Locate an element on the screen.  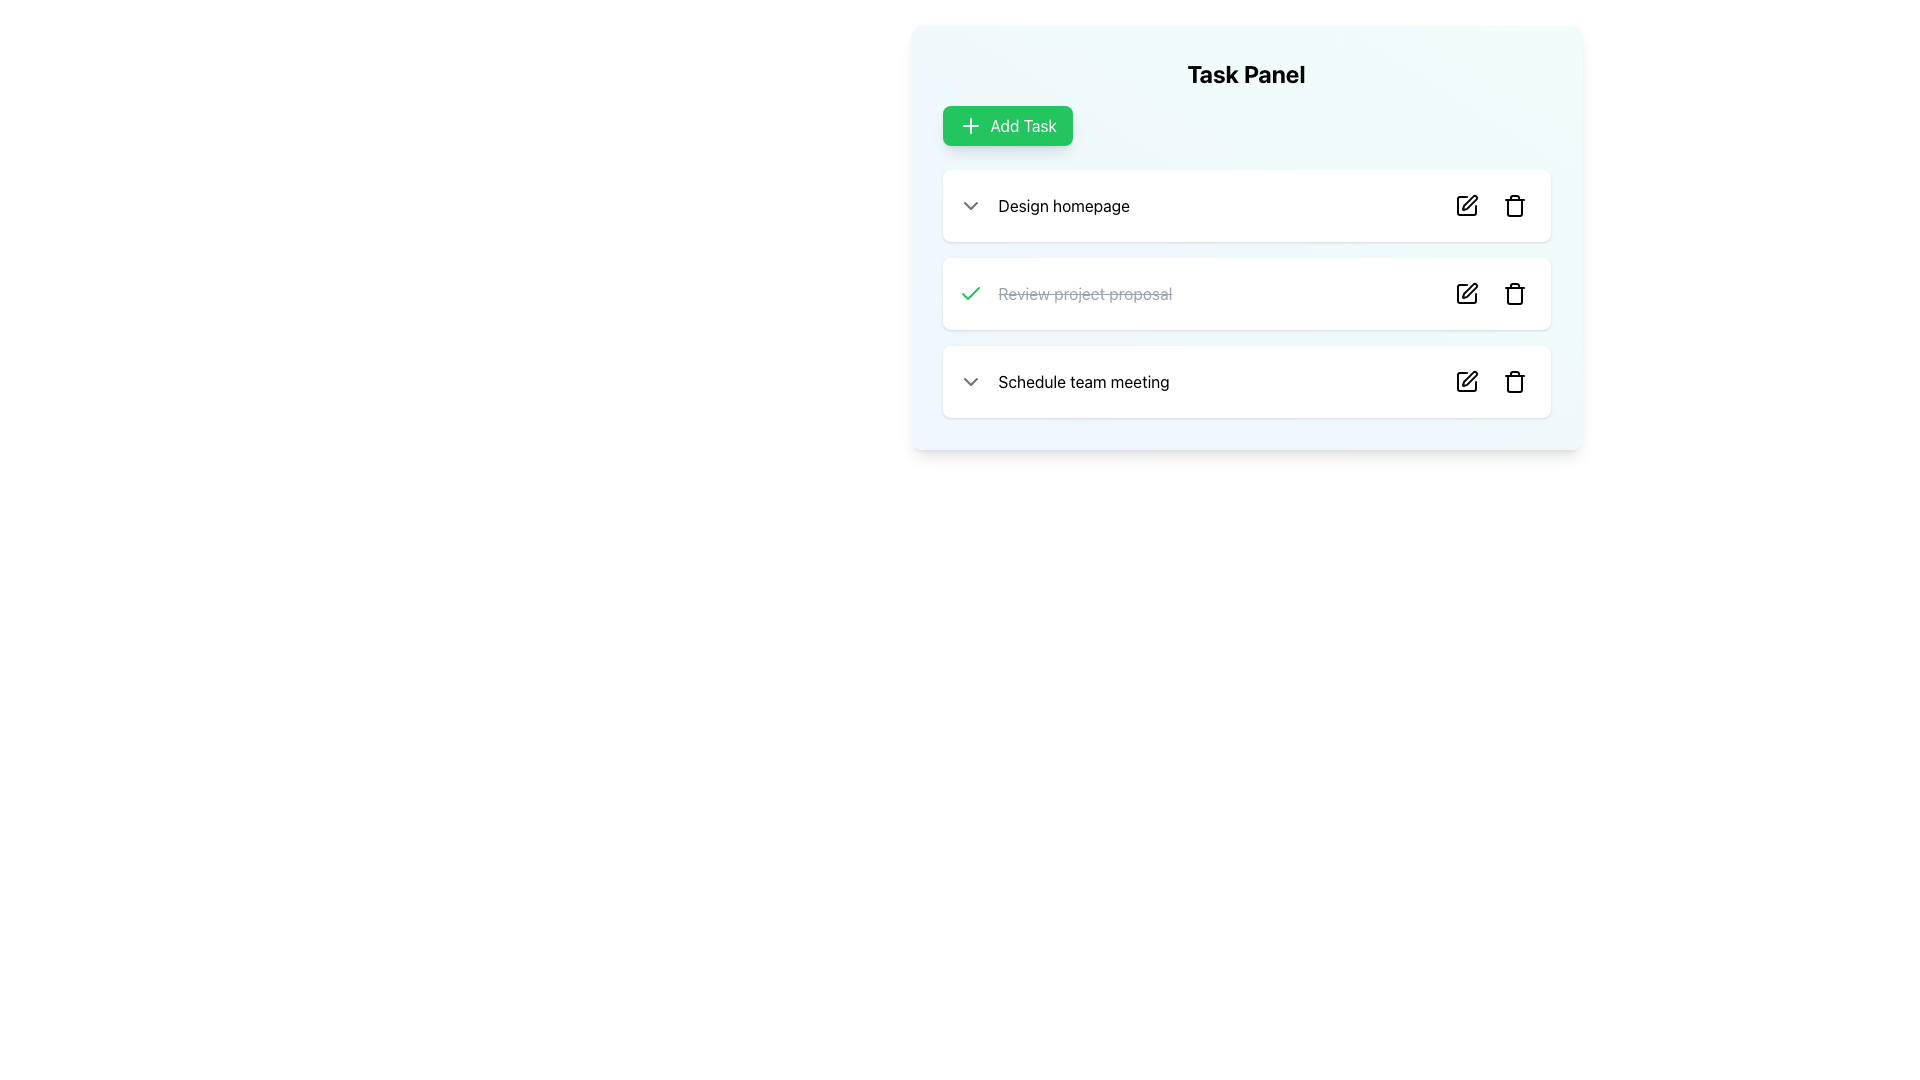
the text label that serves as the title for the completed task located between 'Design homepage' and 'Schedule team meeting' in the task list is located at coordinates (1064, 293).